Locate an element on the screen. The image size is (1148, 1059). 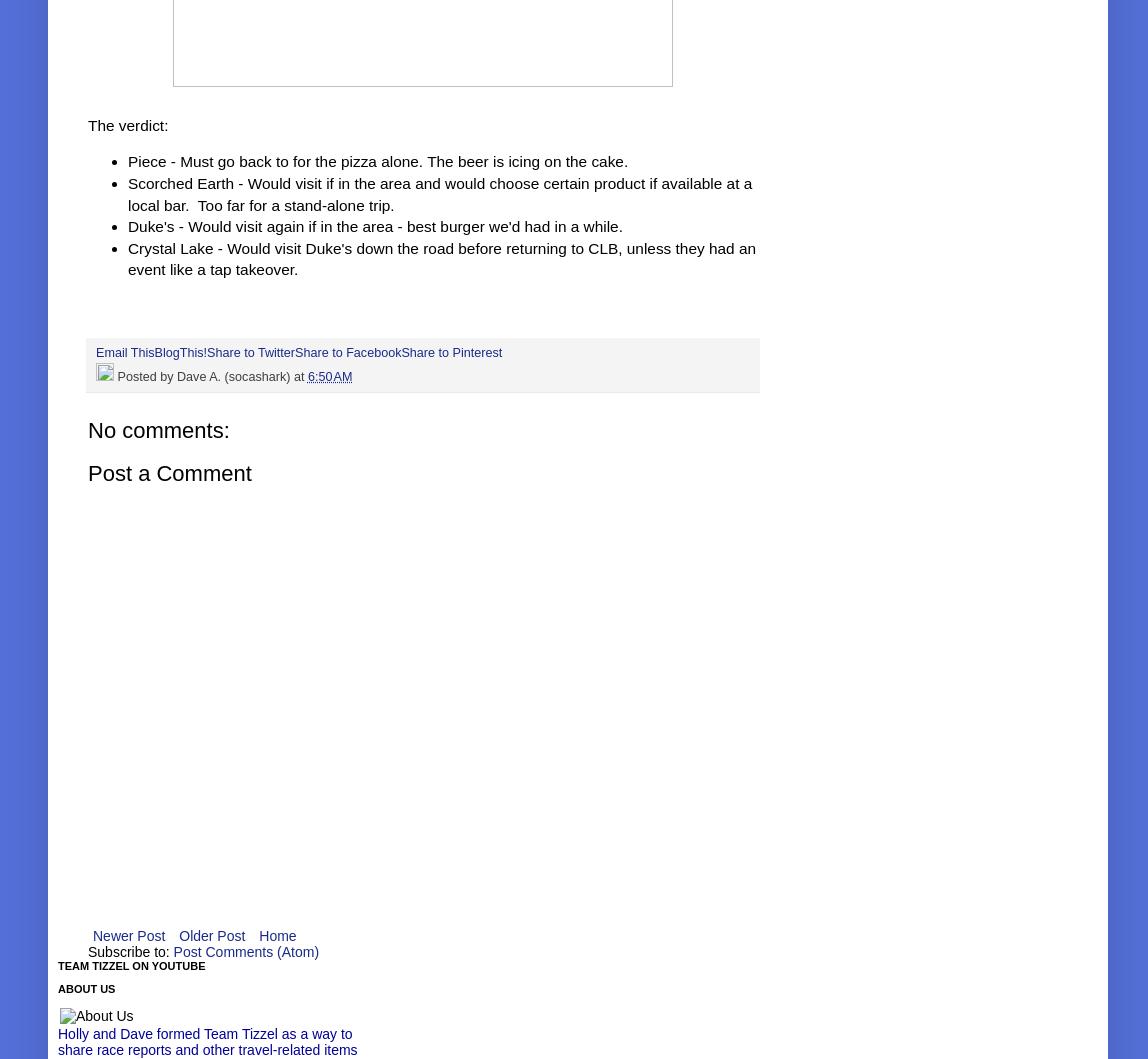
'Newer Post' is located at coordinates (92, 934).